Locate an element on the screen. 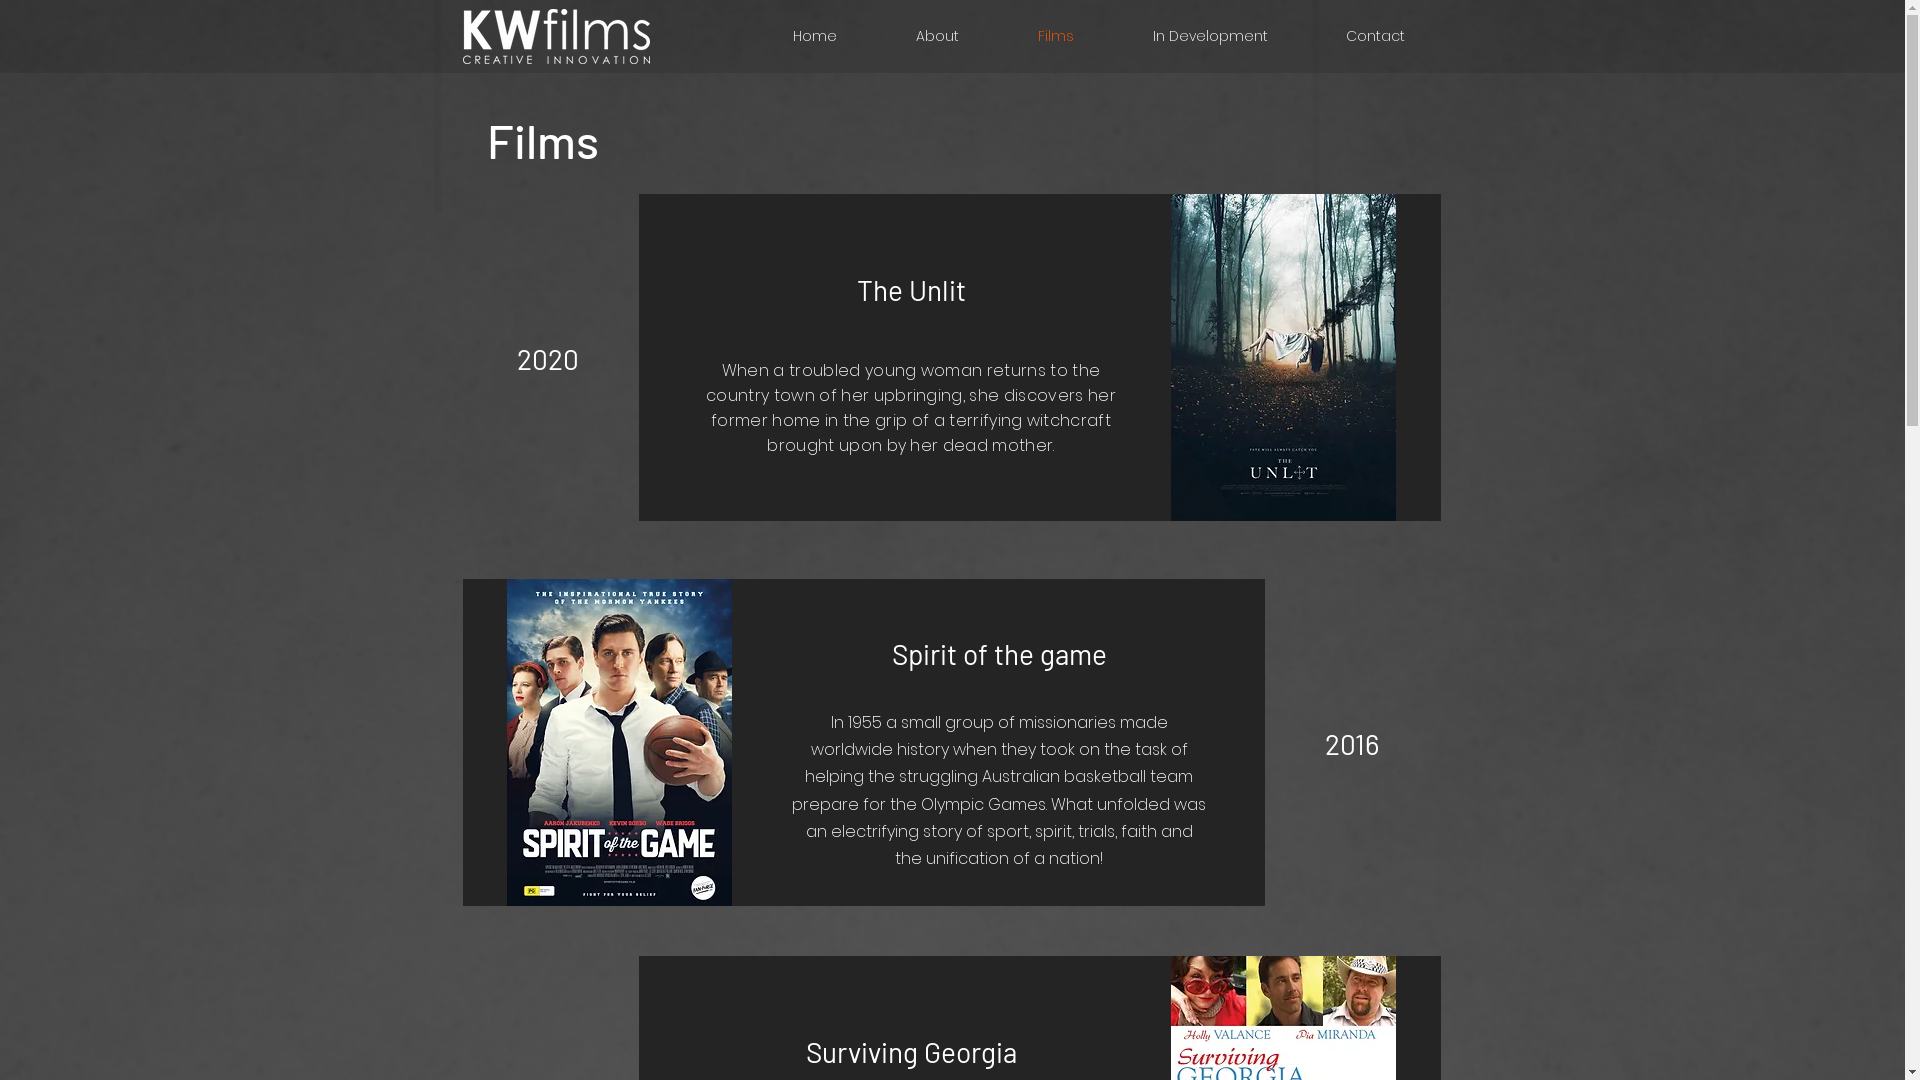 This screenshot has height=1080, width=1920. 'About' is located at coordinates (935, 35).